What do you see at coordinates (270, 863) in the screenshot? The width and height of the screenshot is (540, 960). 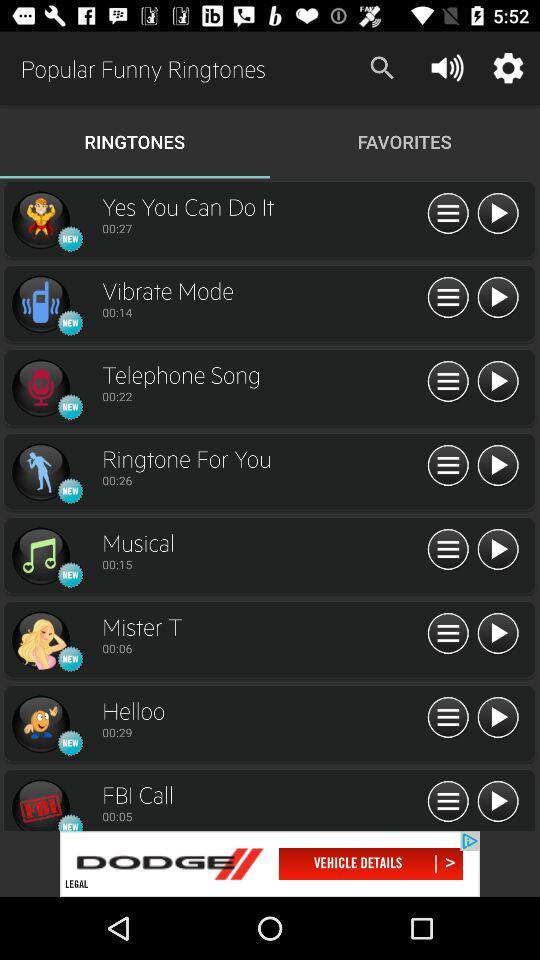 I see `advertisement link` at bounding box center [270, 863].